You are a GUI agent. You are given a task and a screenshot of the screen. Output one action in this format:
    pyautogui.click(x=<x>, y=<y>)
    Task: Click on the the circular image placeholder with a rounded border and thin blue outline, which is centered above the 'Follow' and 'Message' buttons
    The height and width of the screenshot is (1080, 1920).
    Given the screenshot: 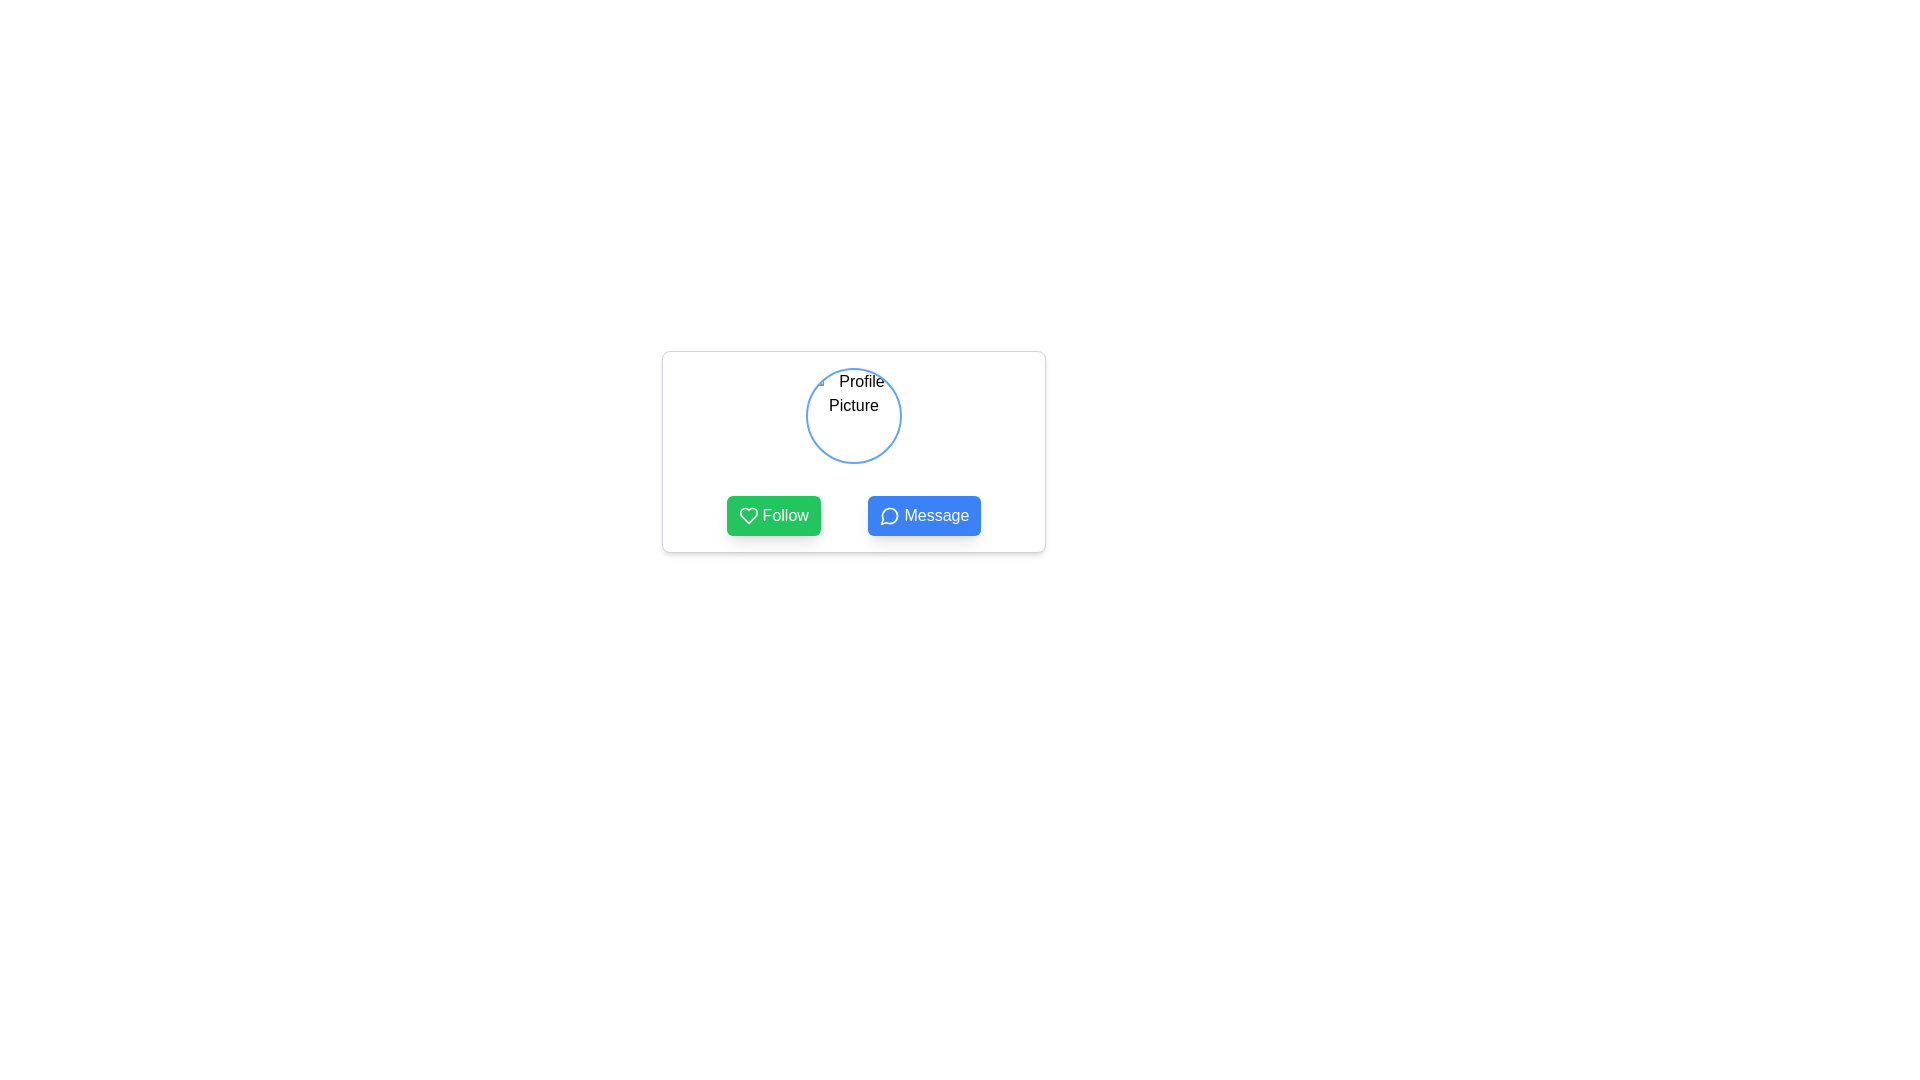 What is the action you would take?
    pyautogui.click(x=854, y=415)
    